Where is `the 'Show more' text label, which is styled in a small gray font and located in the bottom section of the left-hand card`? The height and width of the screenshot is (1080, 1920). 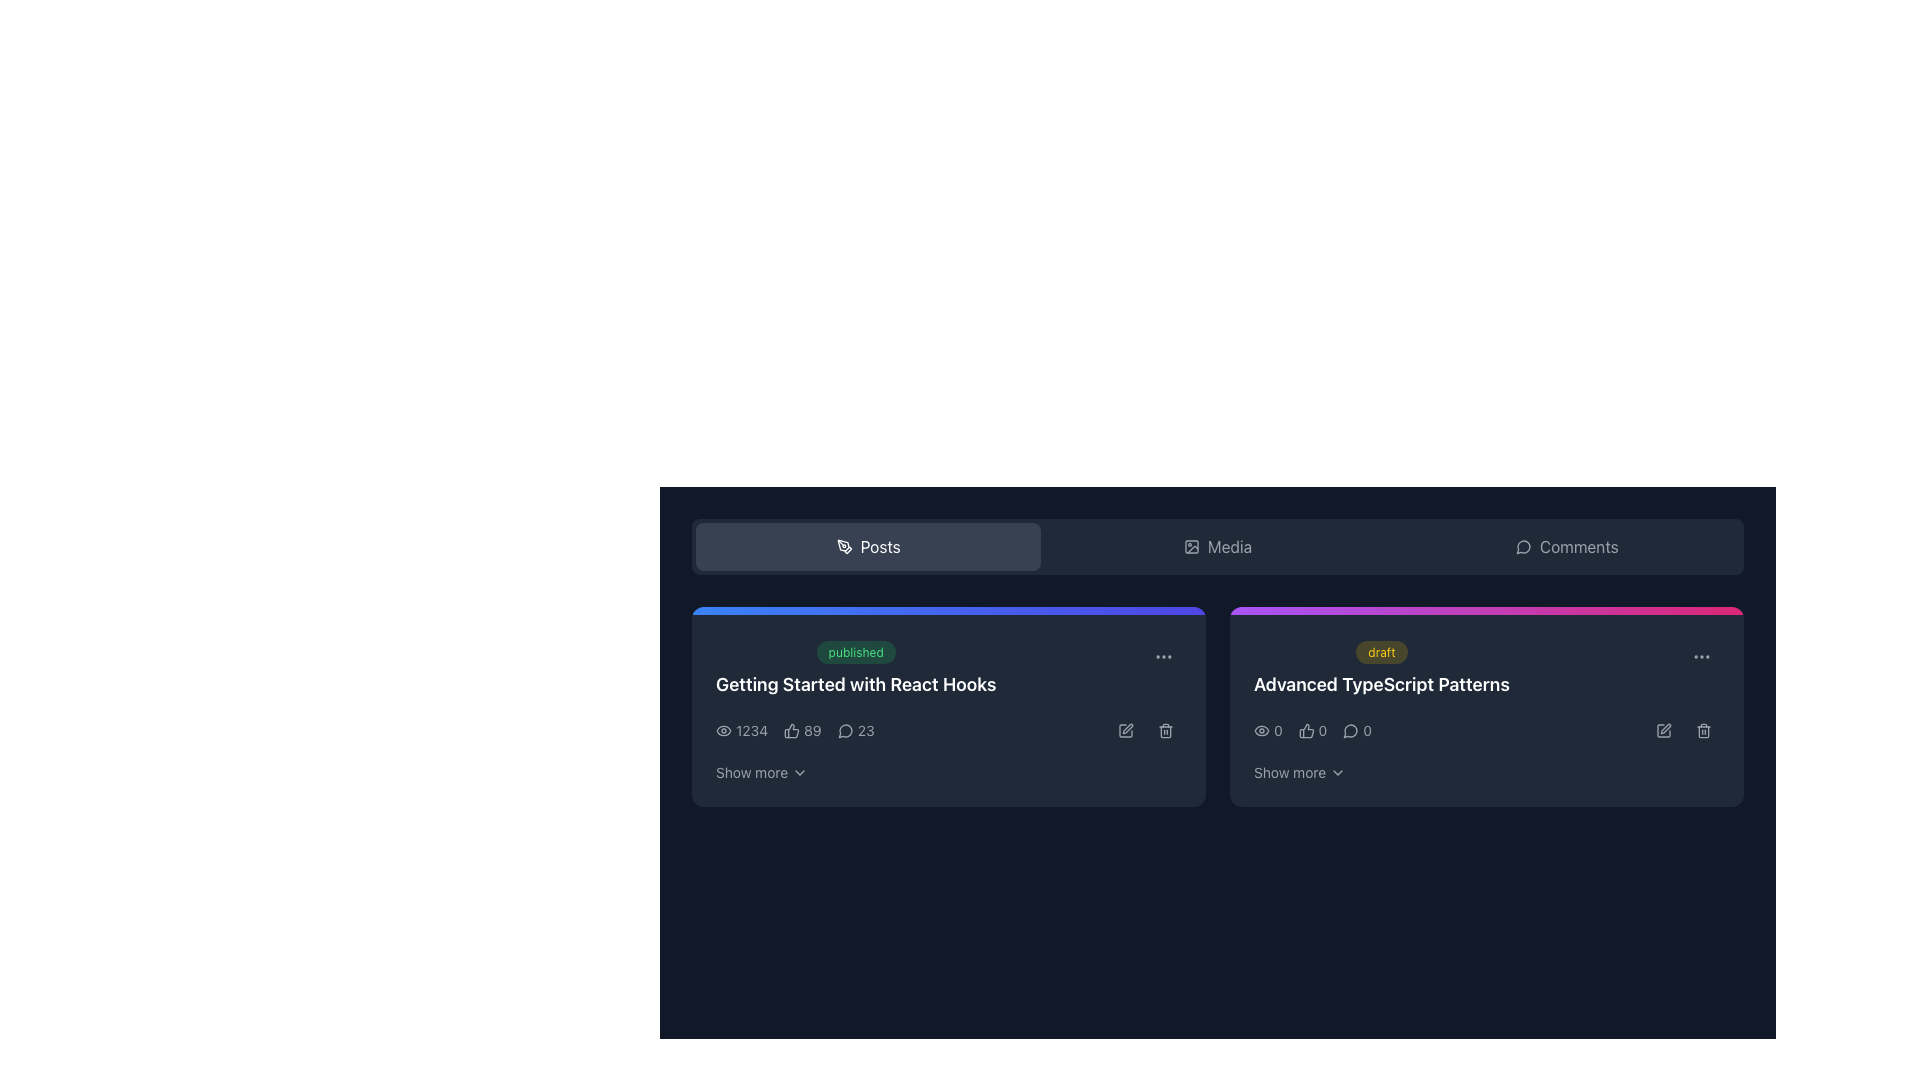
the 'Show more' text label, which is styled in a small gray font and located in the bottom section of the left-hand card is located at coordinates (751, 771).